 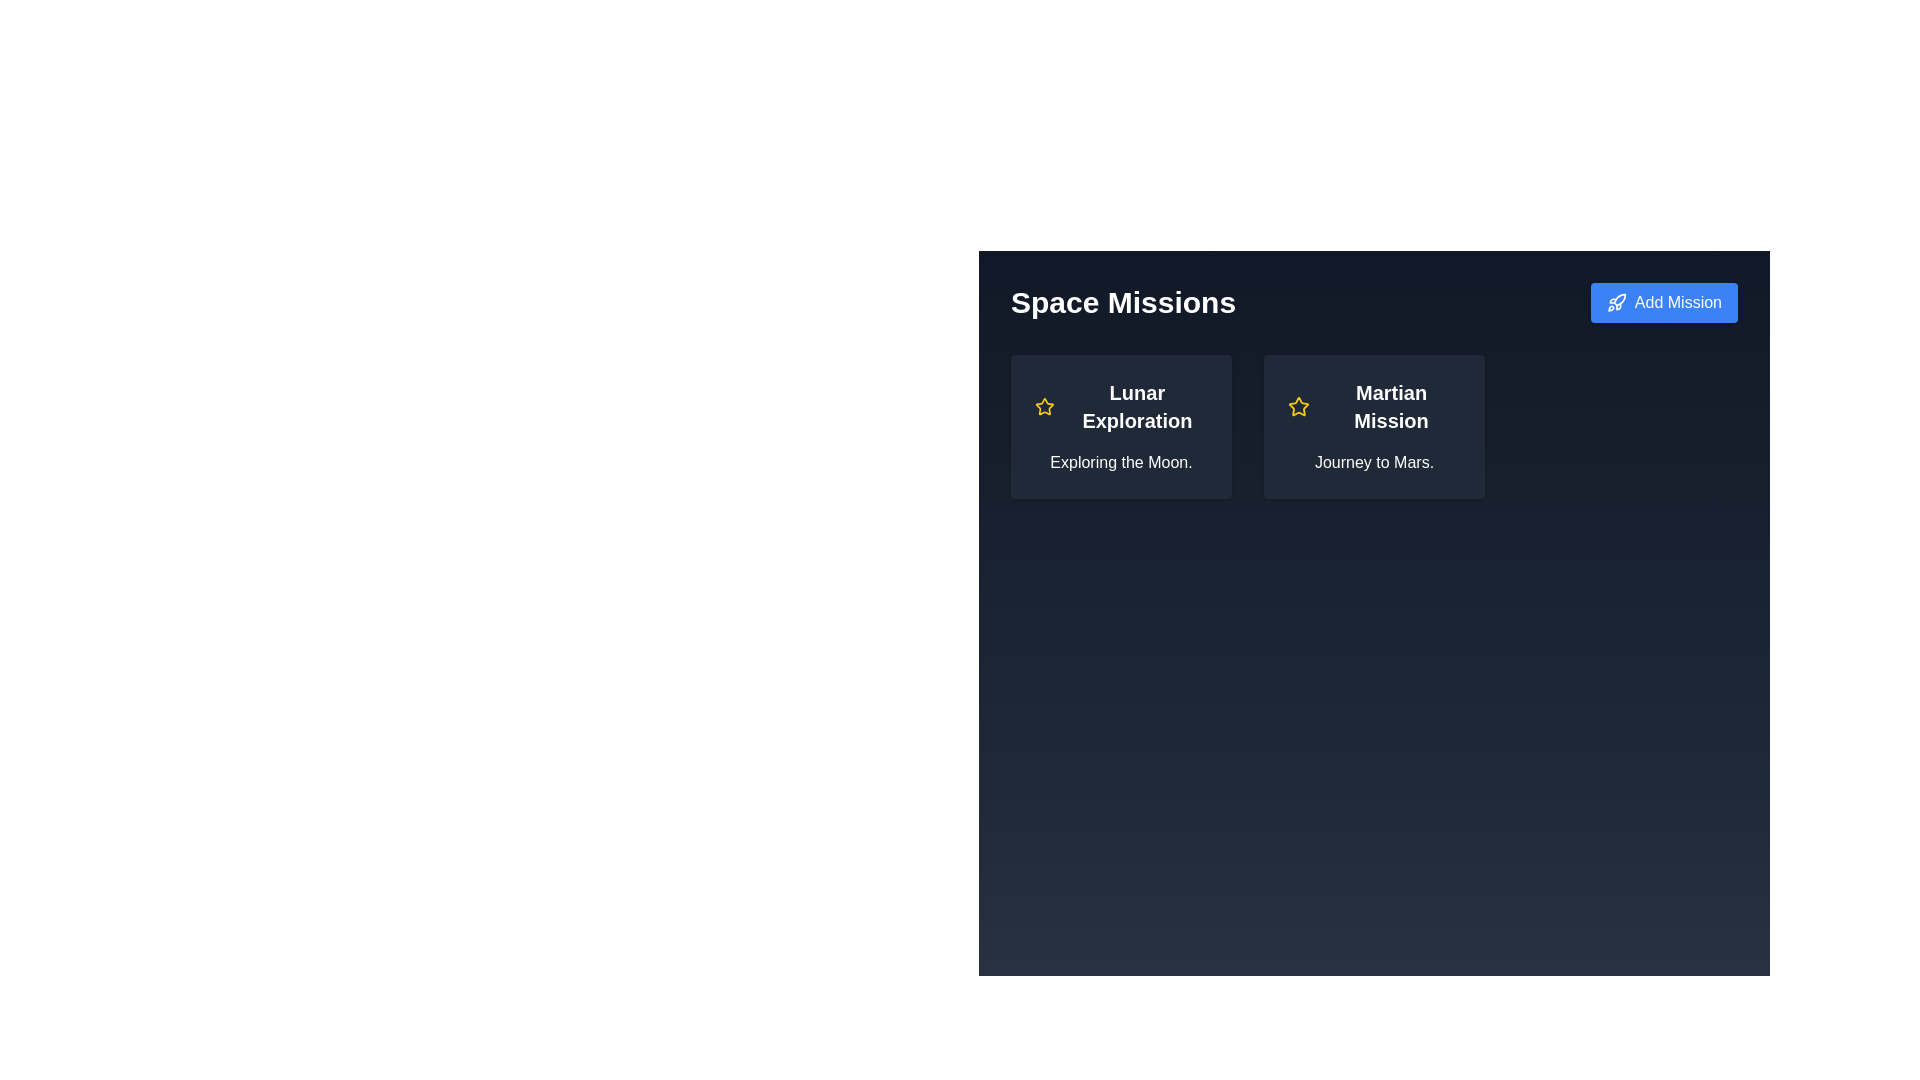 What do you see at coordinates (1121, 426) in the screenshot?
I see `the card titled 'Lunar Exploration'` at bounding box center [1121, 426].